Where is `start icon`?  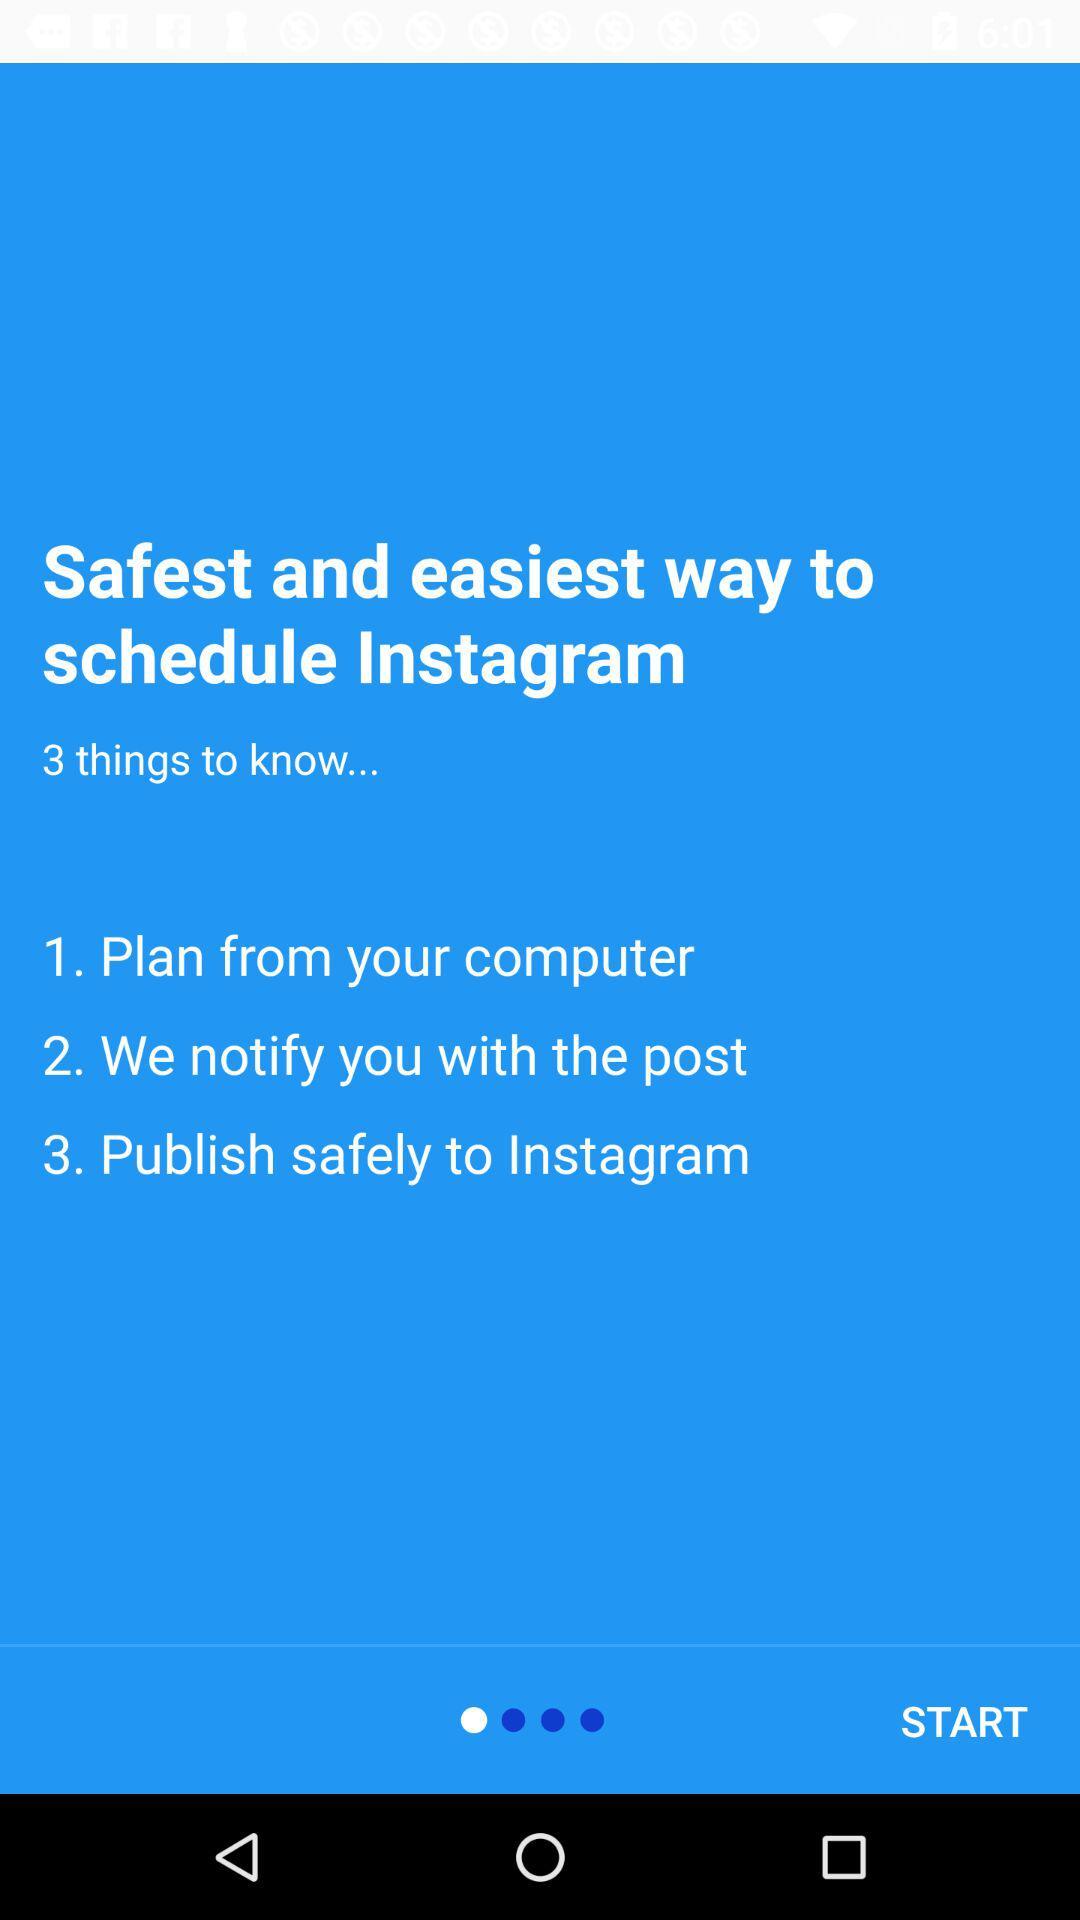 start icon is located at coordinates (963, 1719).